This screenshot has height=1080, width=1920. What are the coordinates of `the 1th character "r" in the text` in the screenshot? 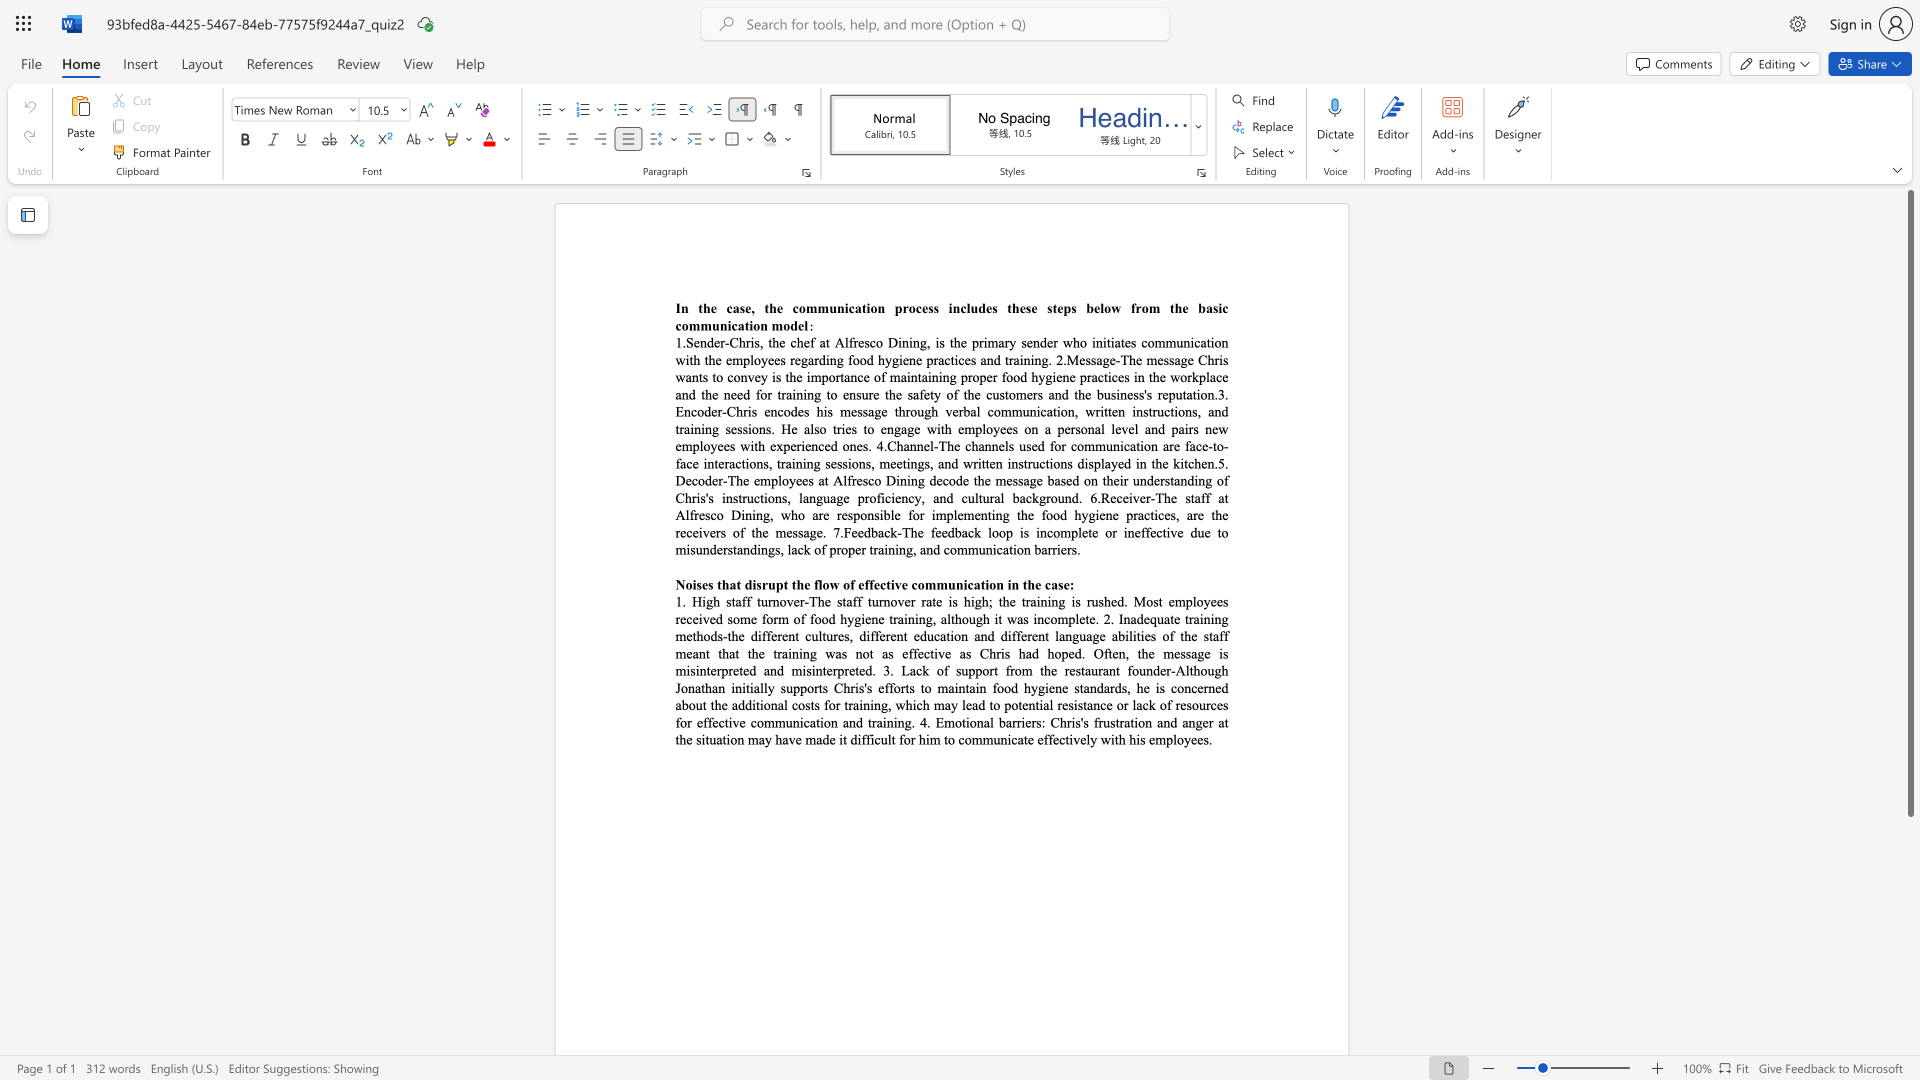 It's located at (820, 514).